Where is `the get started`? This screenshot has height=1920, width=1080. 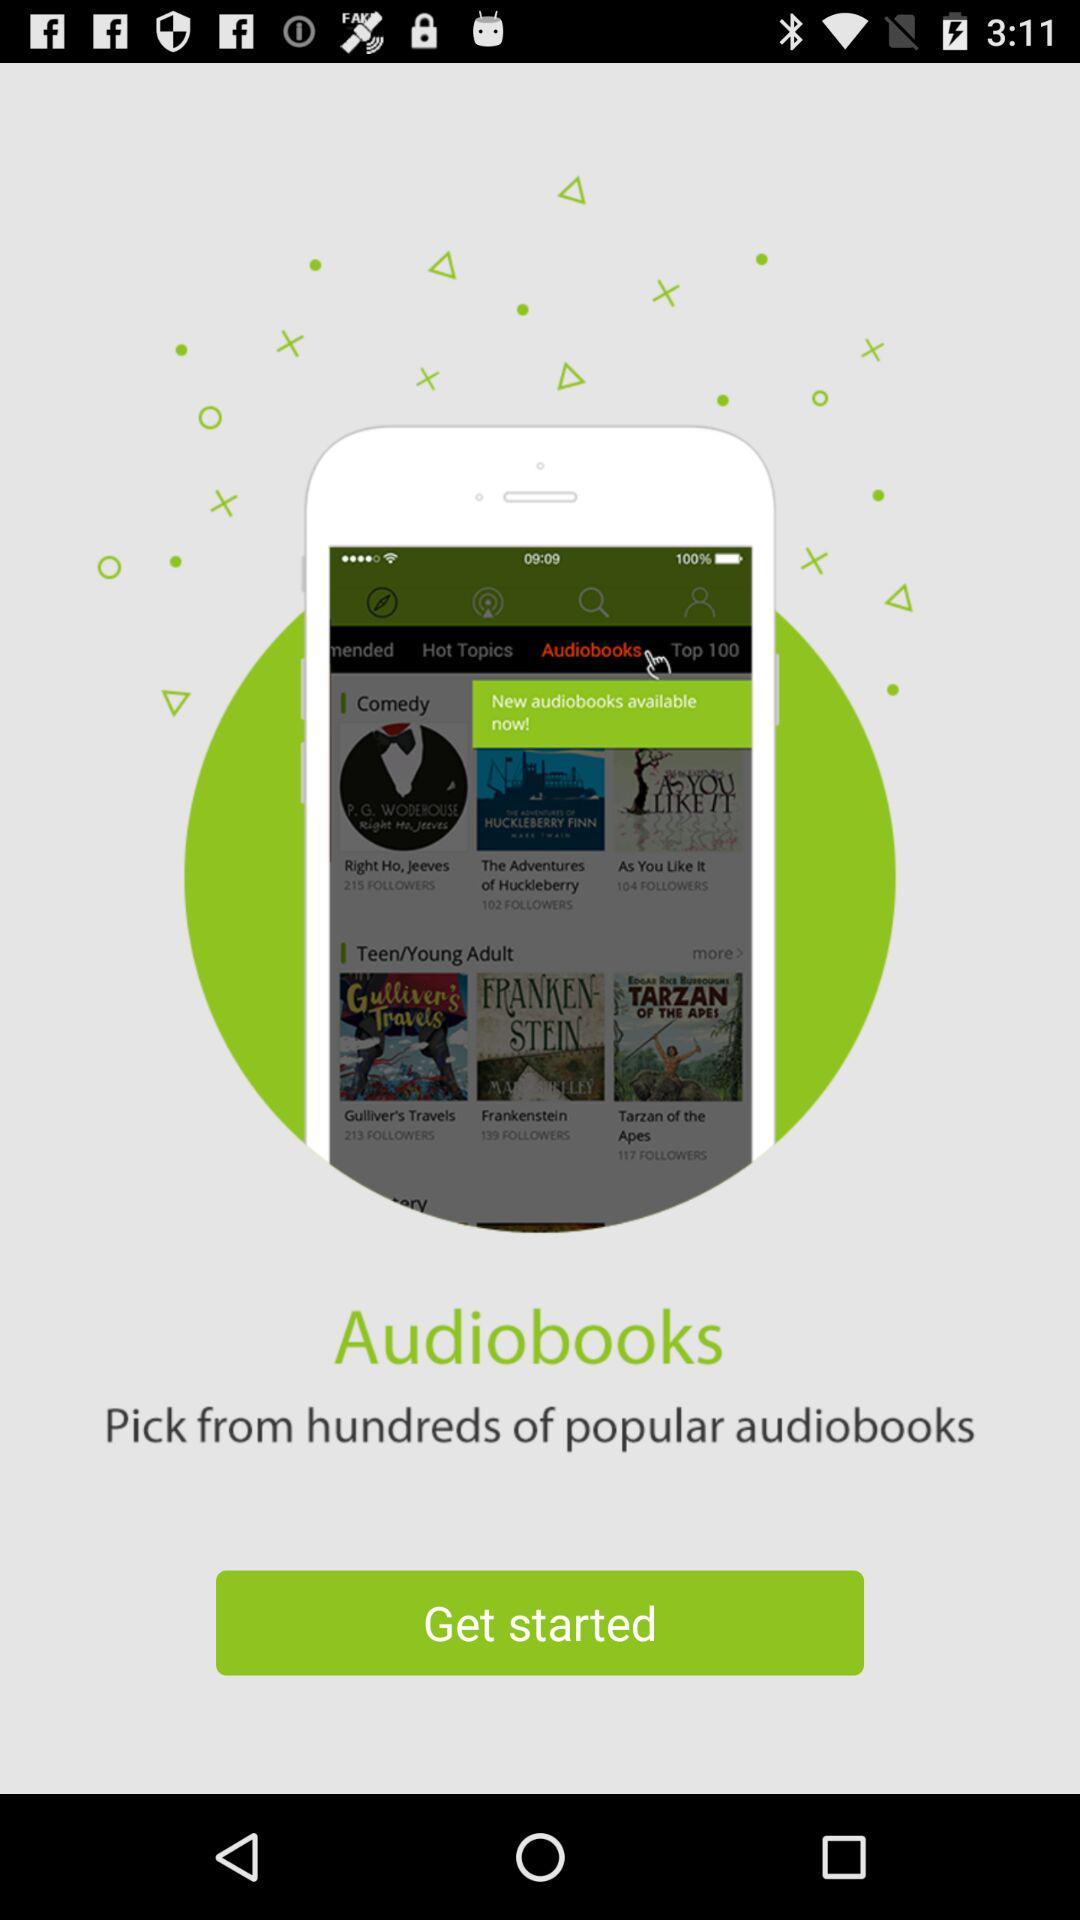 the get started is located at coordinates (540, 1622).